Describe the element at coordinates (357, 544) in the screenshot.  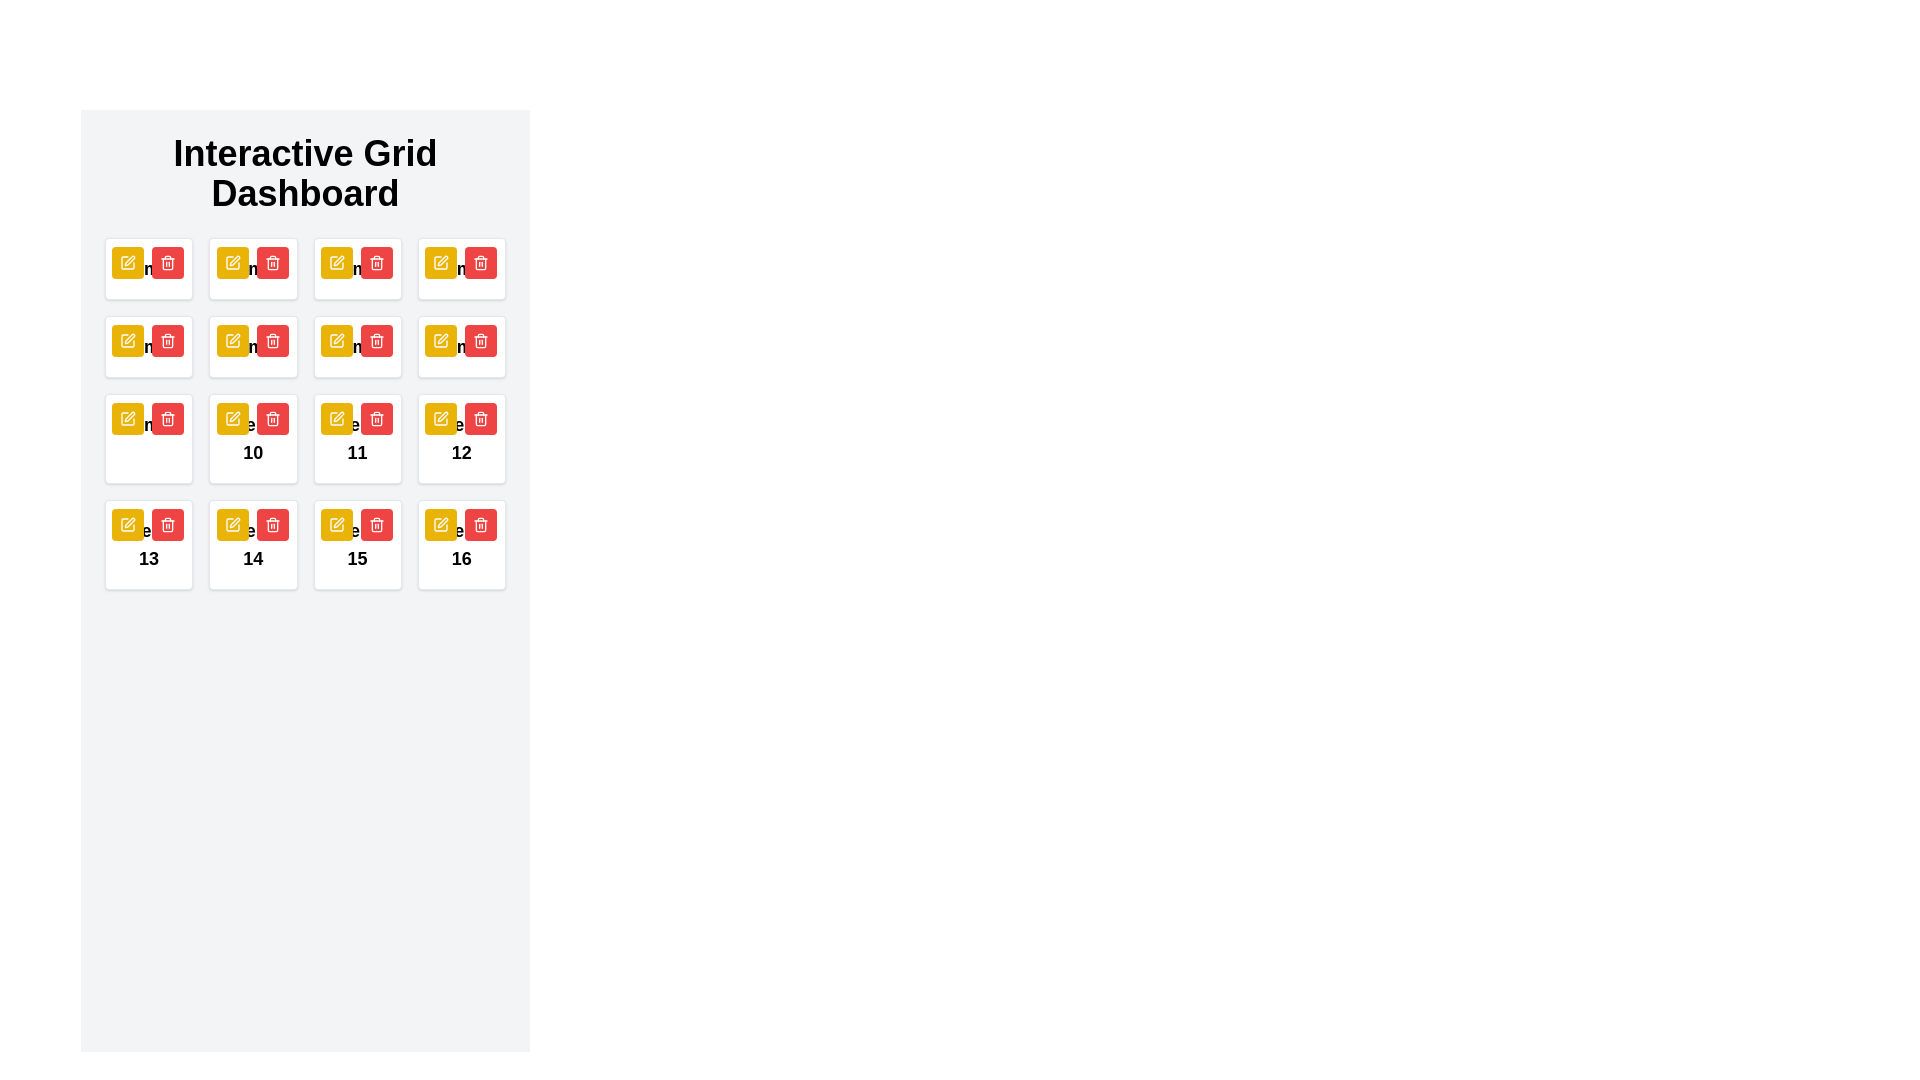
I see `the Interactive card component labeled 'Item 15'` at that location.